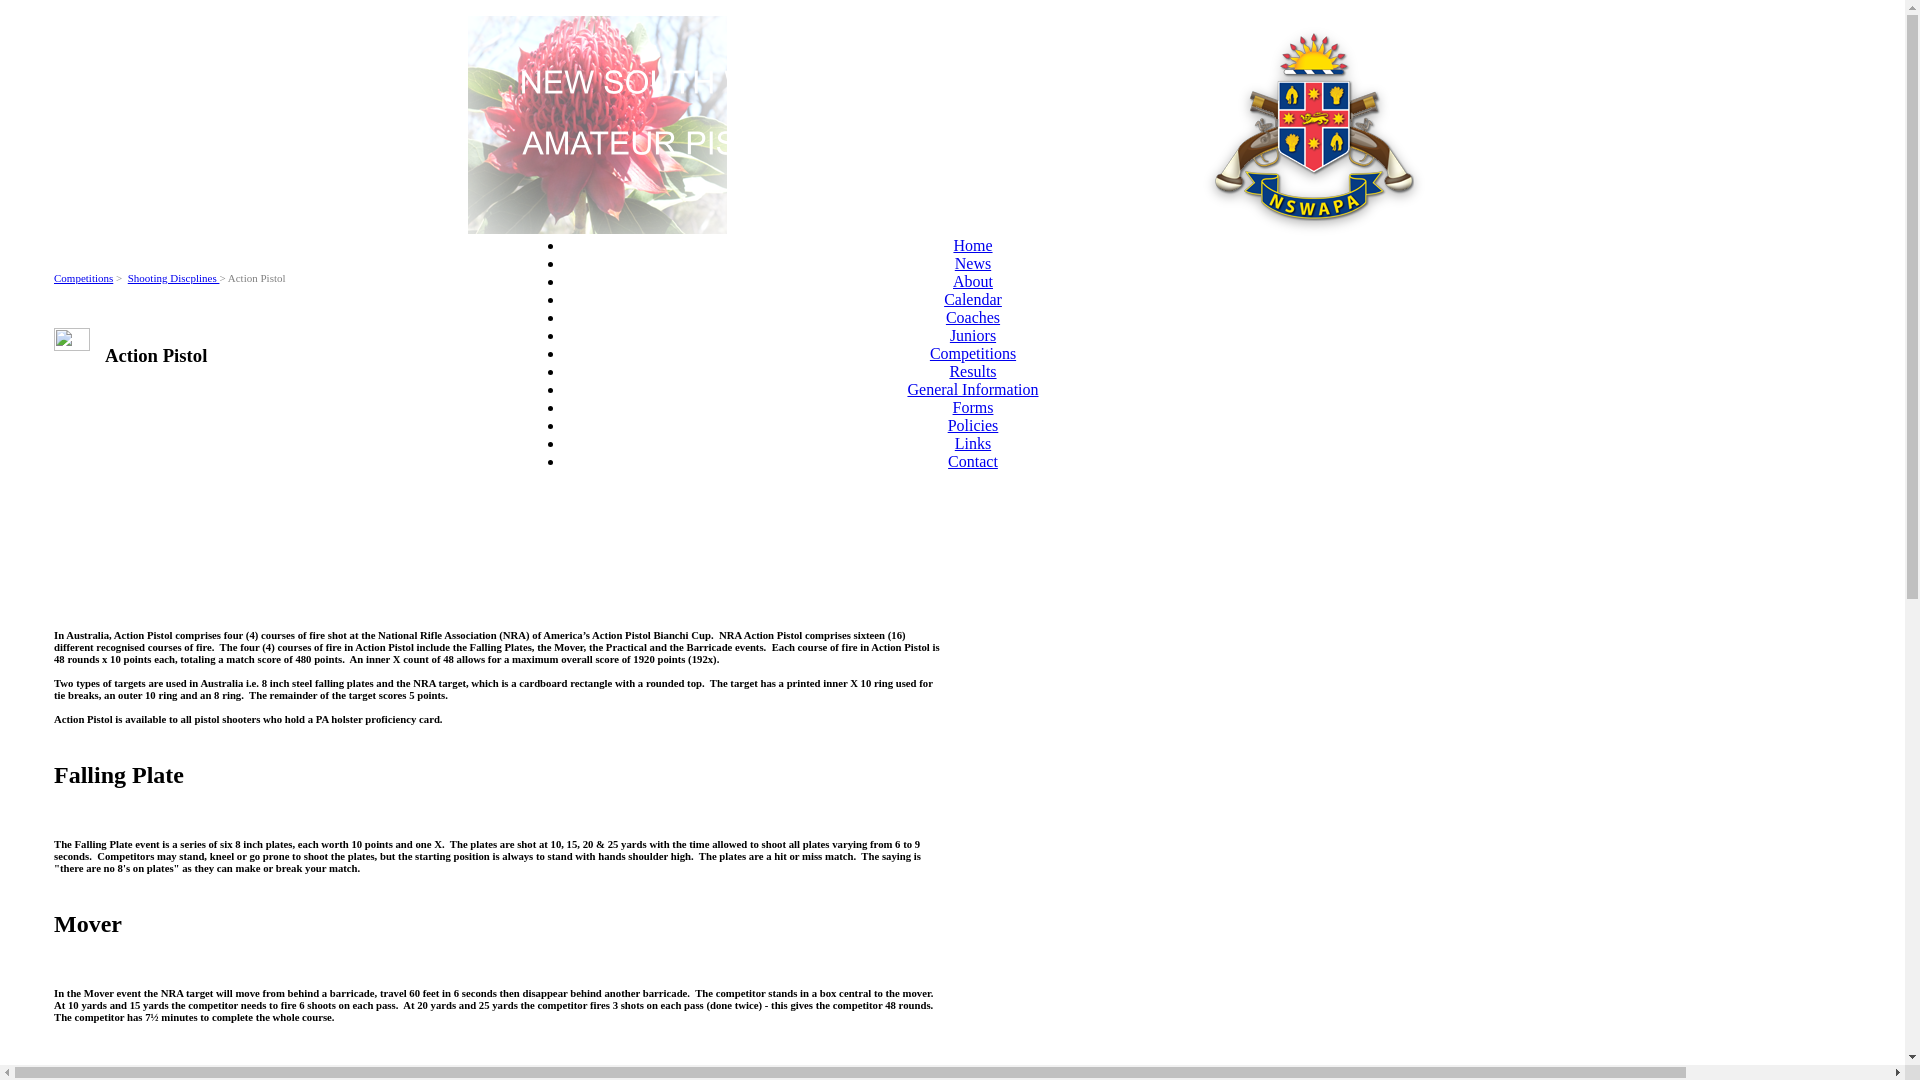  I want to click on 'Contact', so click(973, 461).